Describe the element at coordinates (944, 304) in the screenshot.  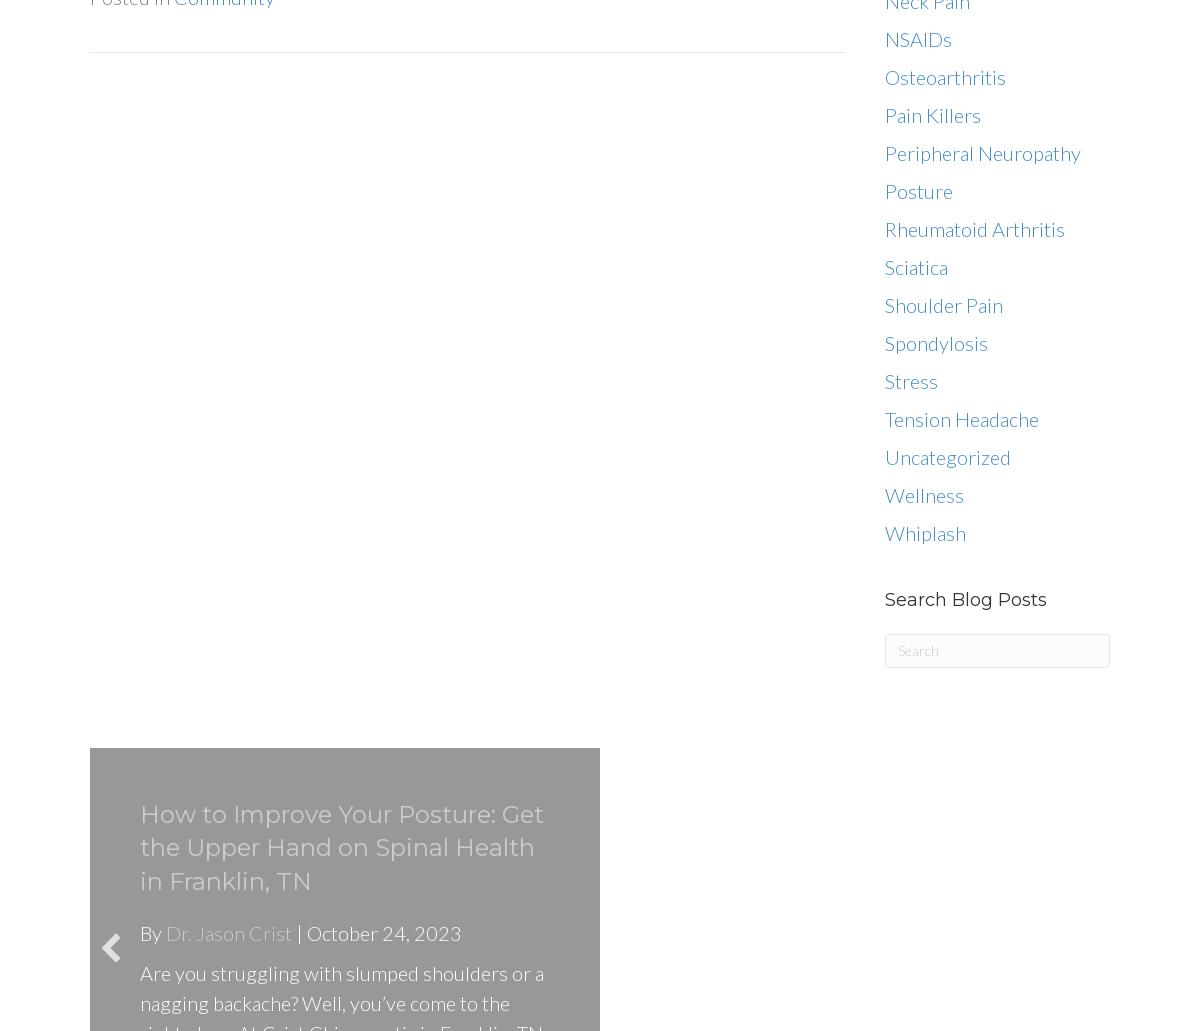
I see `'Shoulder Pain'` at that location.